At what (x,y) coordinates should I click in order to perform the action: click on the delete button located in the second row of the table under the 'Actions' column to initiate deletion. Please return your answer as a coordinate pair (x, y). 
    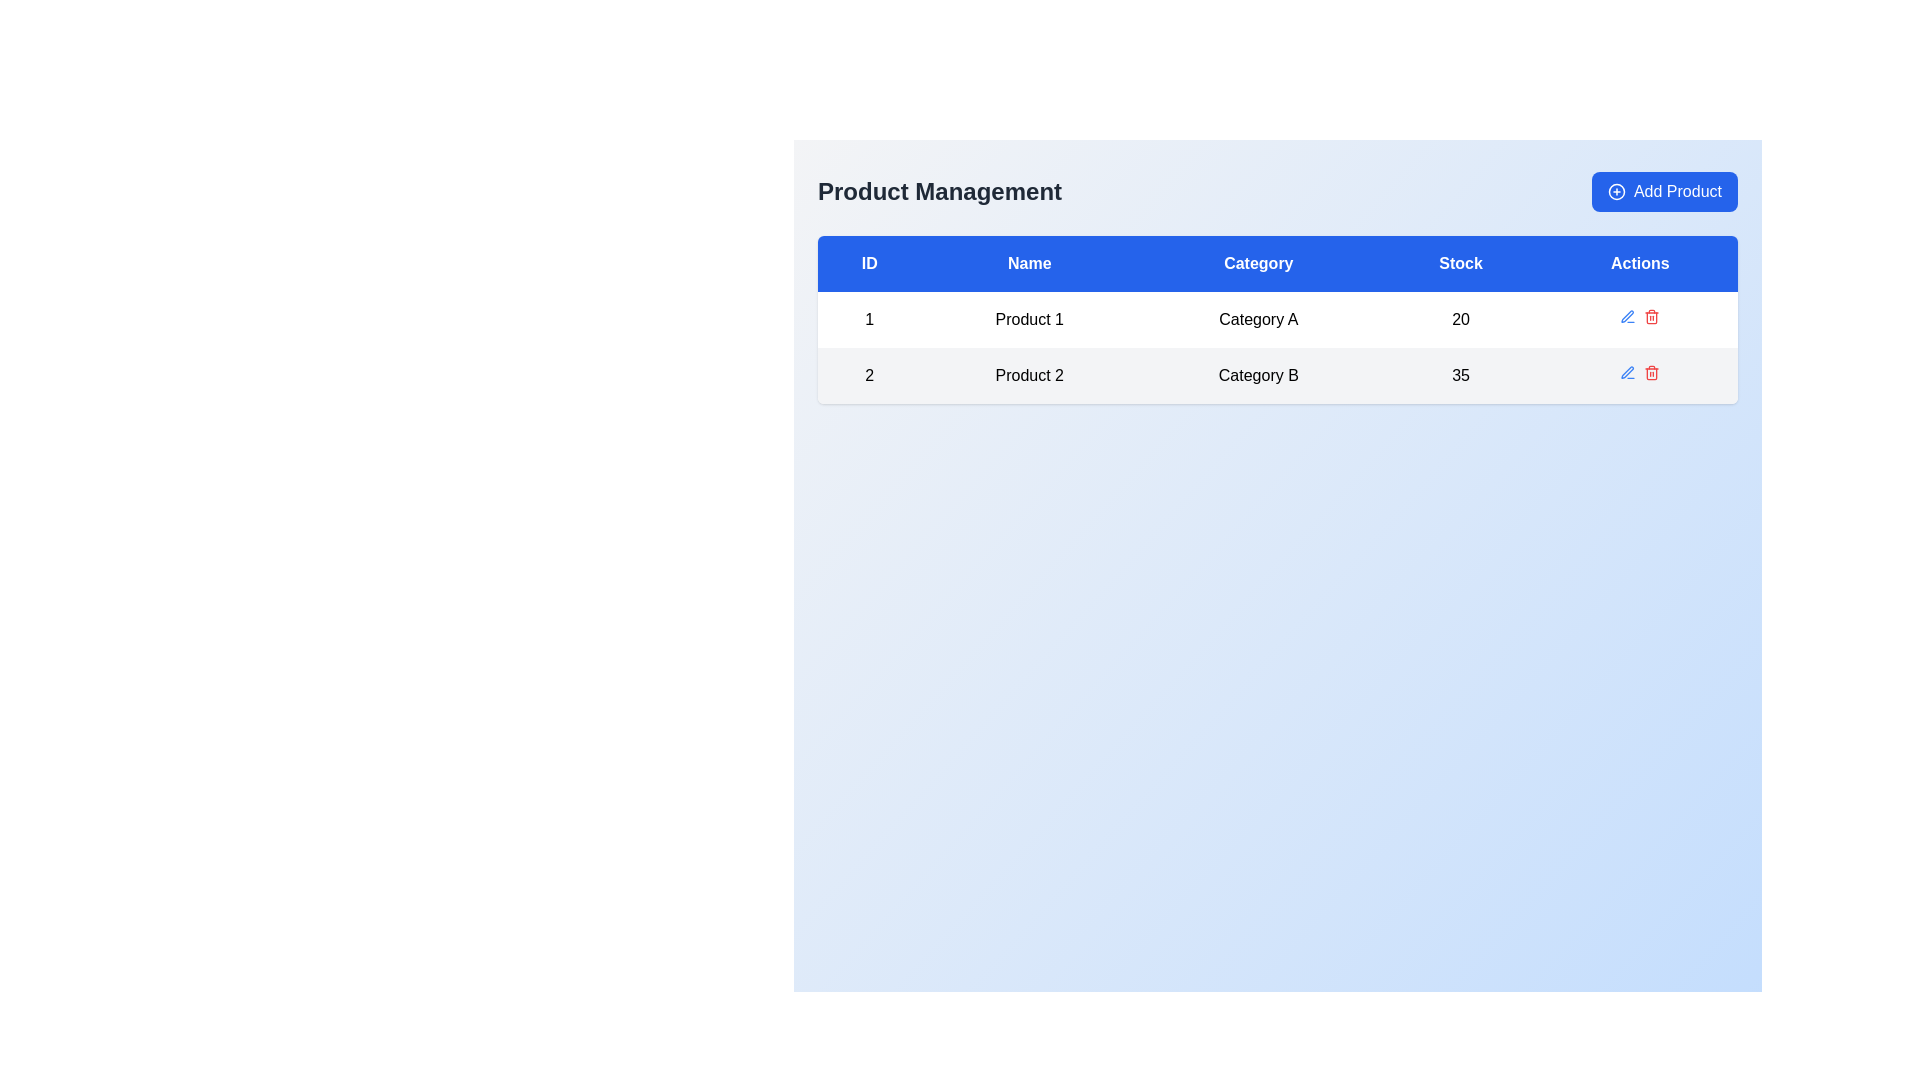
    Looking at the image, I should click on (1652, 373).